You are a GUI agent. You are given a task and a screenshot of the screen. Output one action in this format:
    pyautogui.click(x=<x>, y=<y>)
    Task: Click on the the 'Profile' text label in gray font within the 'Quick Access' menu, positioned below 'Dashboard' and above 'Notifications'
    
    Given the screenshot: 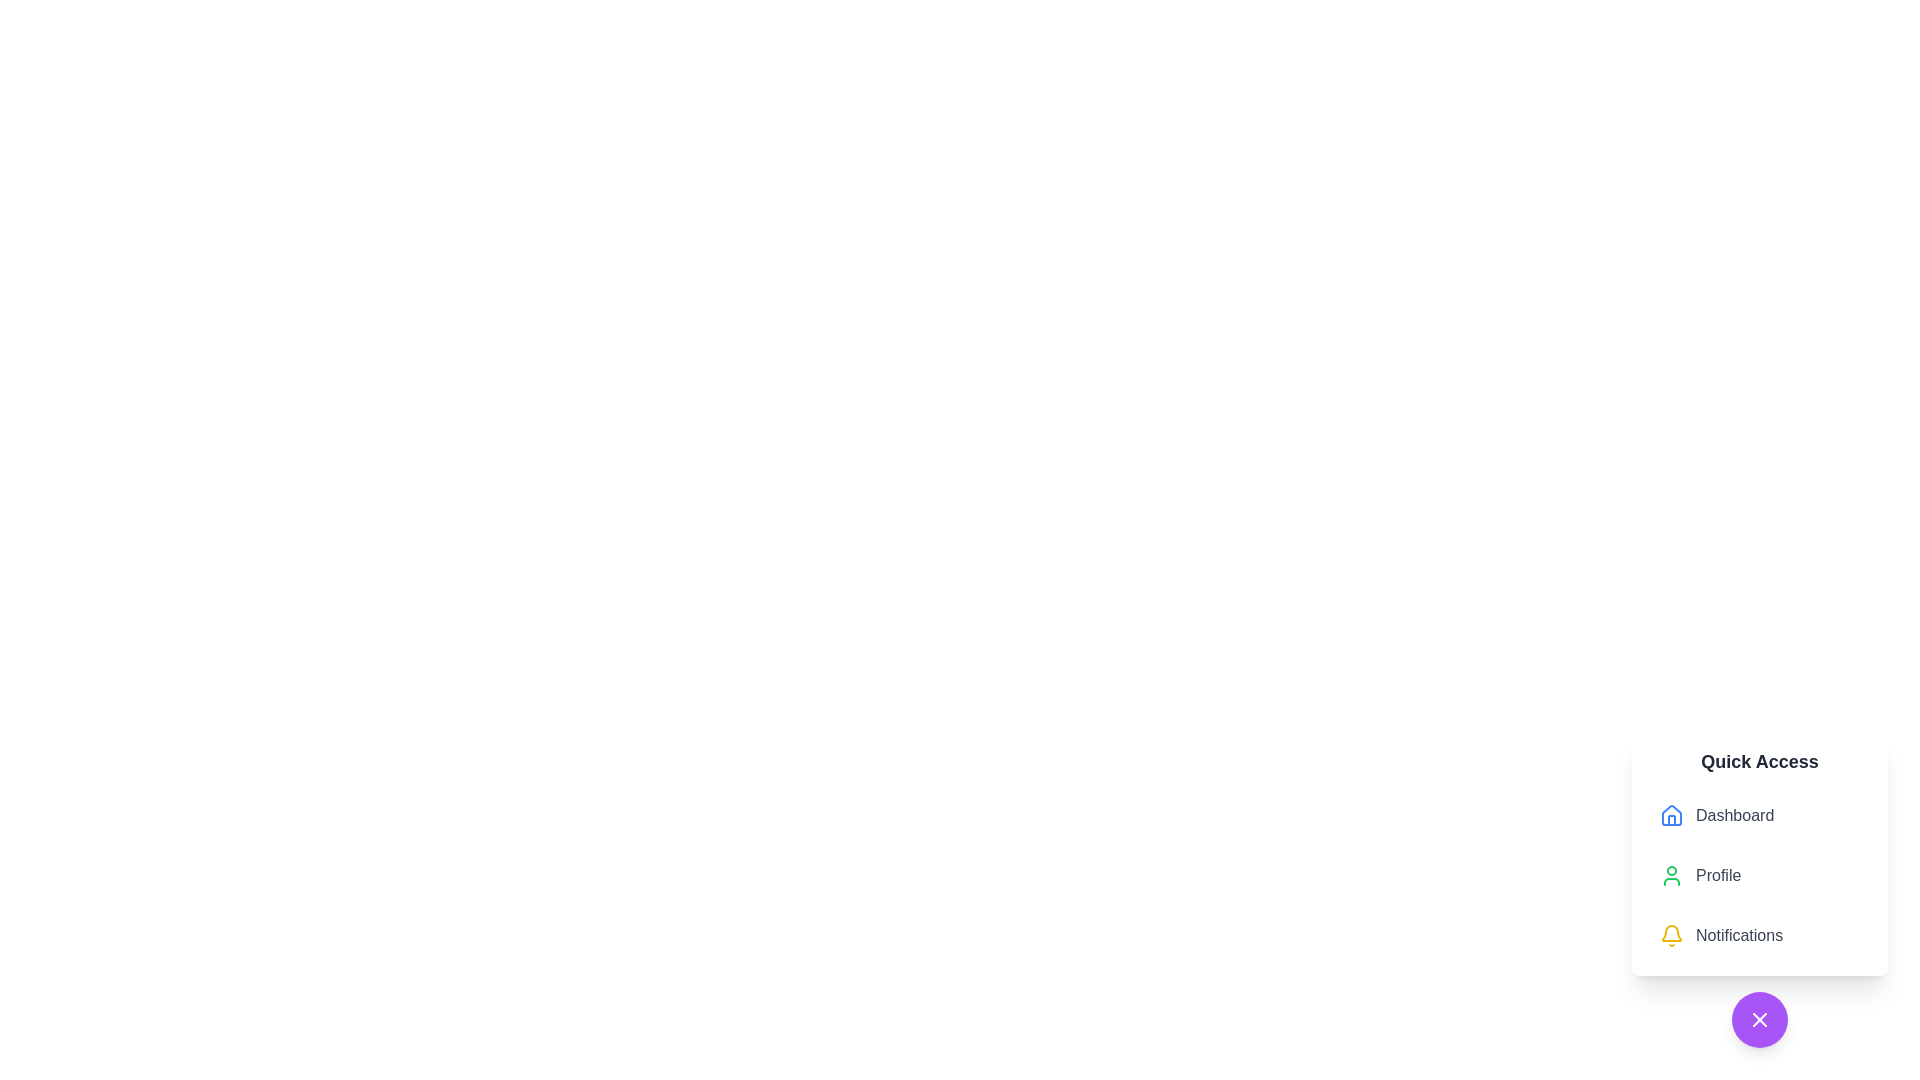 What is the action you would take?
    pyautogui.click(x=1717, y=874)
    